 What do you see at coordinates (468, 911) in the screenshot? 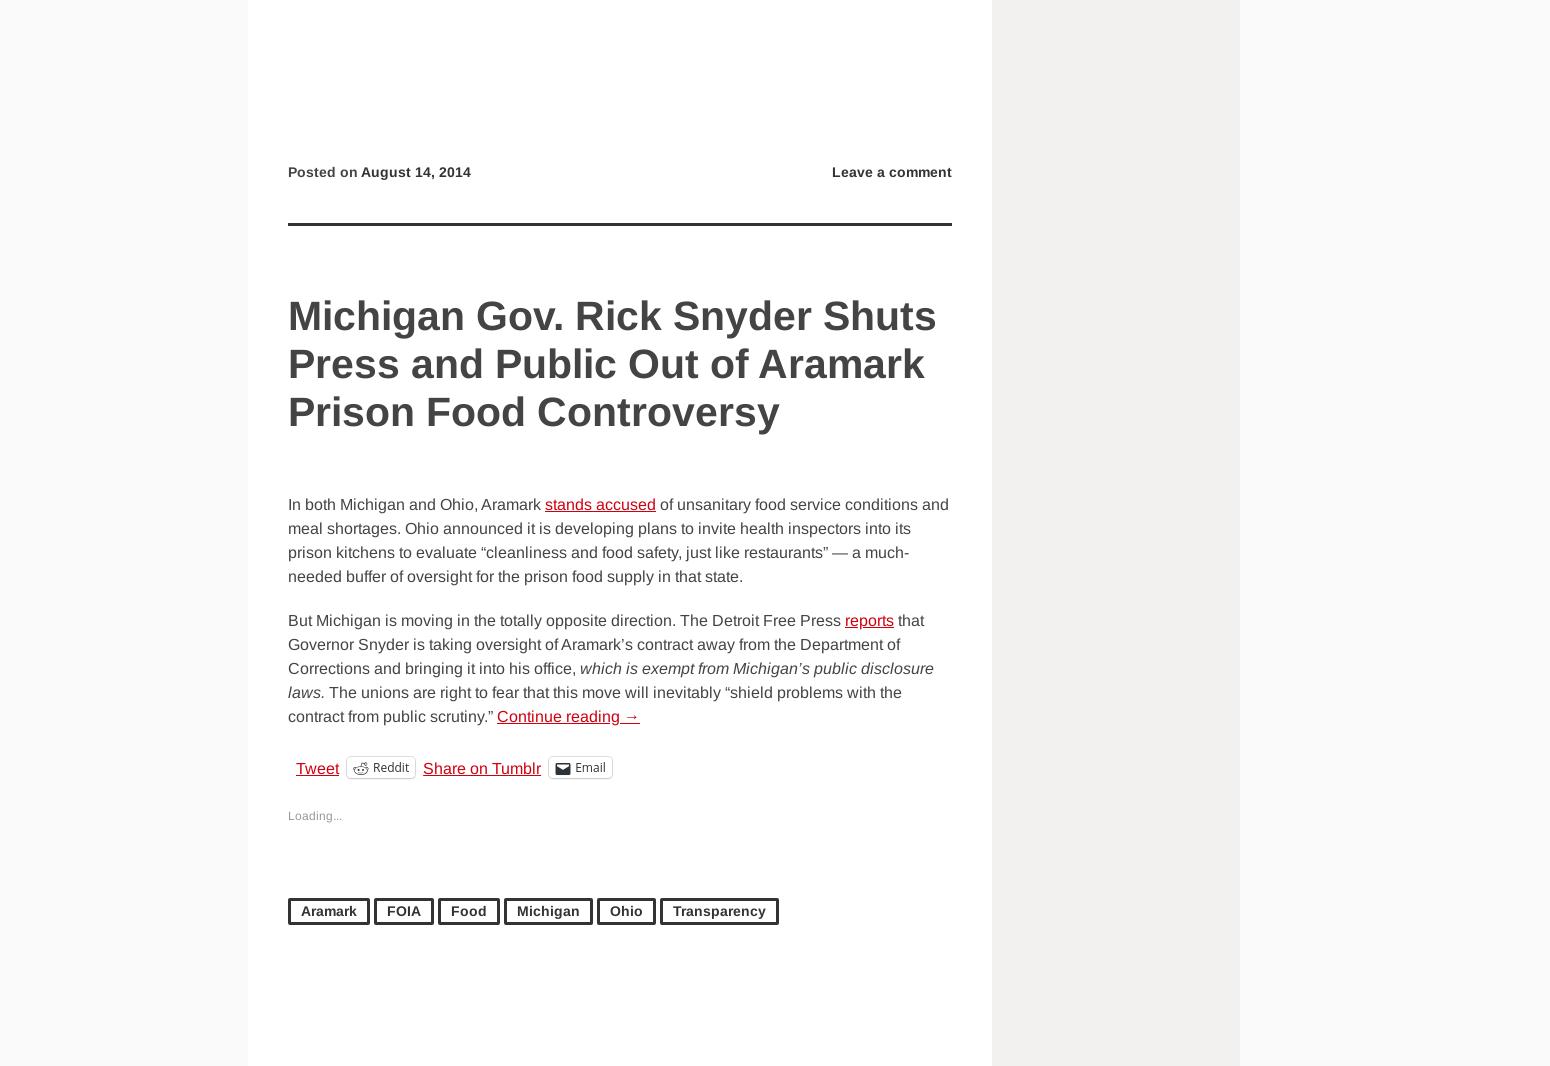
I see `'Food'` at bounding box center [468, 911].